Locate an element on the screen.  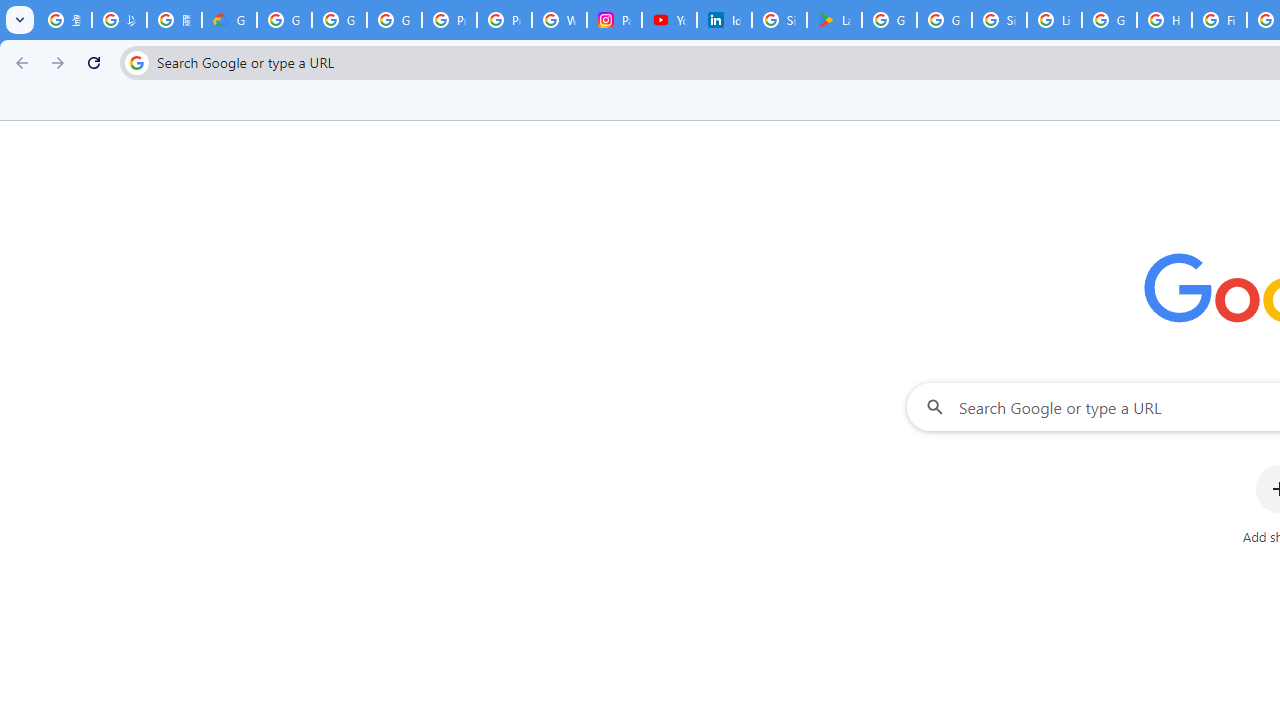
'Privacy Help Center - Policies Help' is located at coordinates (448, 20).